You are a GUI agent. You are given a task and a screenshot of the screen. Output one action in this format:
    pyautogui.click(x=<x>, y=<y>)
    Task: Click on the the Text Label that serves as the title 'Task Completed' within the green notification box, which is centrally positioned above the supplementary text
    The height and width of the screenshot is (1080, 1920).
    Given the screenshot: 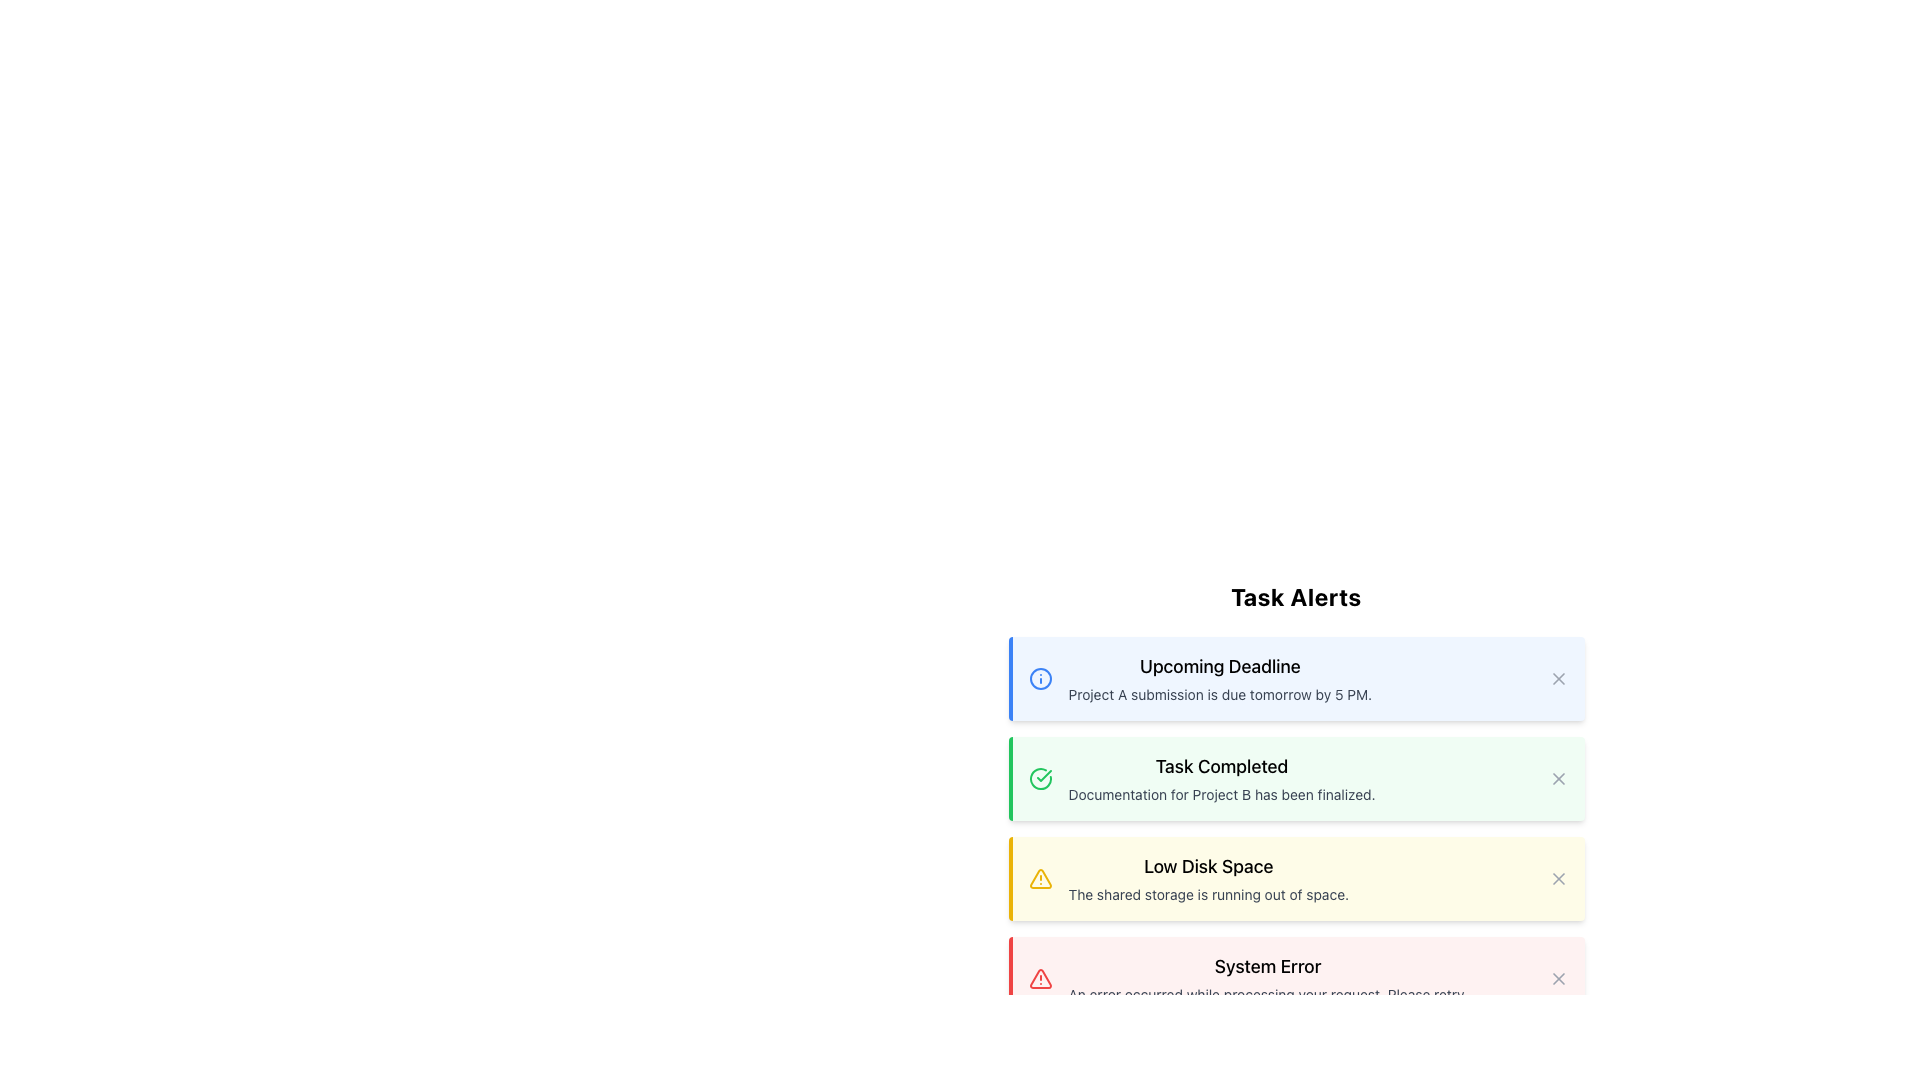 What is the action you would take?
    pyautogui.click(x=1221, y=766)
    